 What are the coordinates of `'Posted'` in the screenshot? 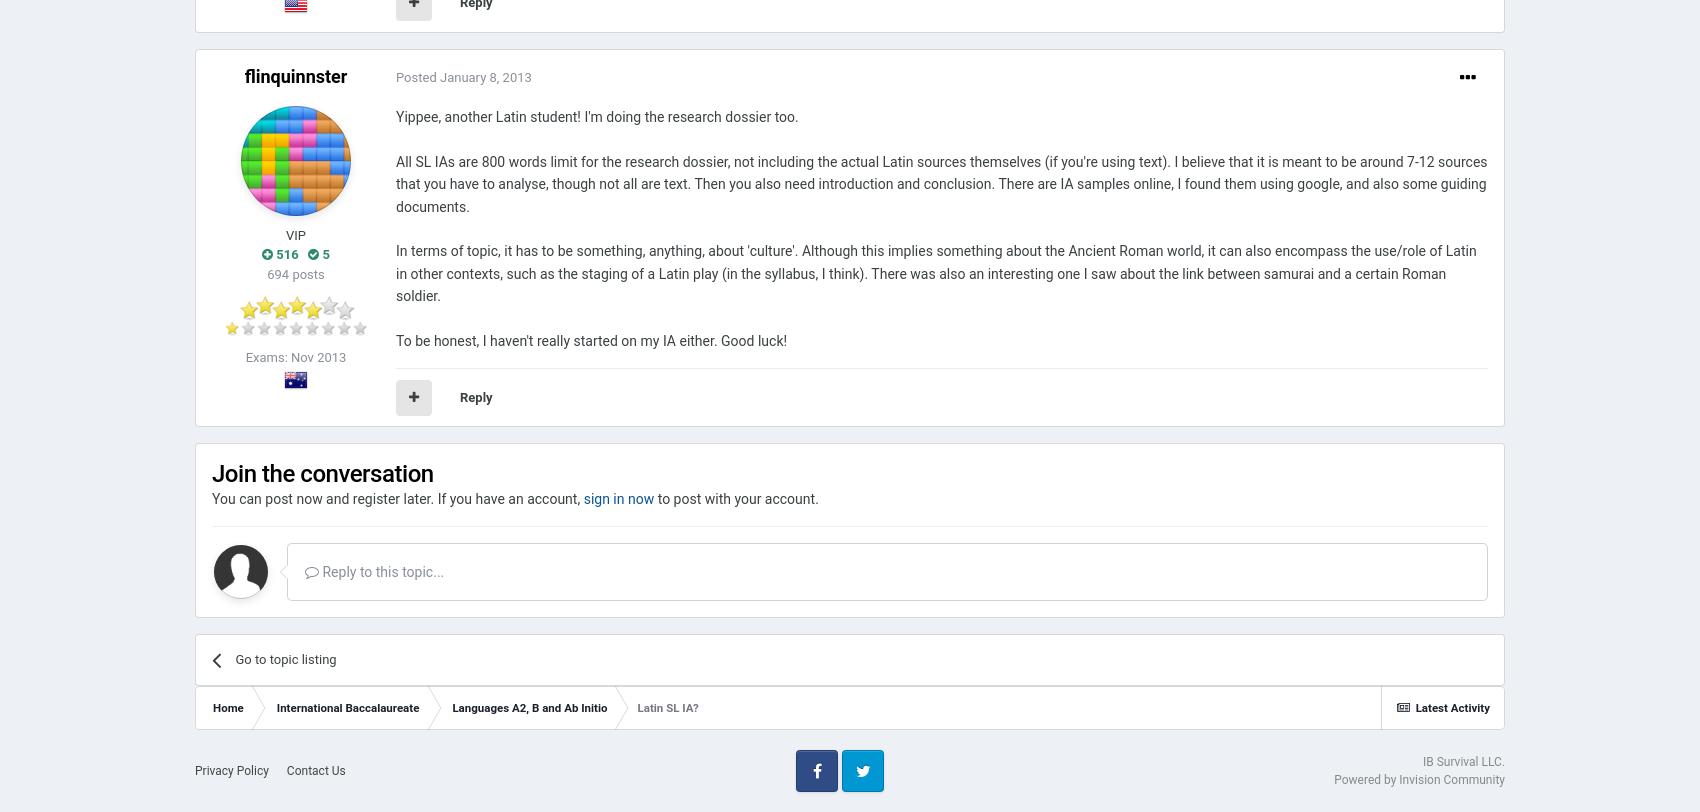 It's located at (416, 77).